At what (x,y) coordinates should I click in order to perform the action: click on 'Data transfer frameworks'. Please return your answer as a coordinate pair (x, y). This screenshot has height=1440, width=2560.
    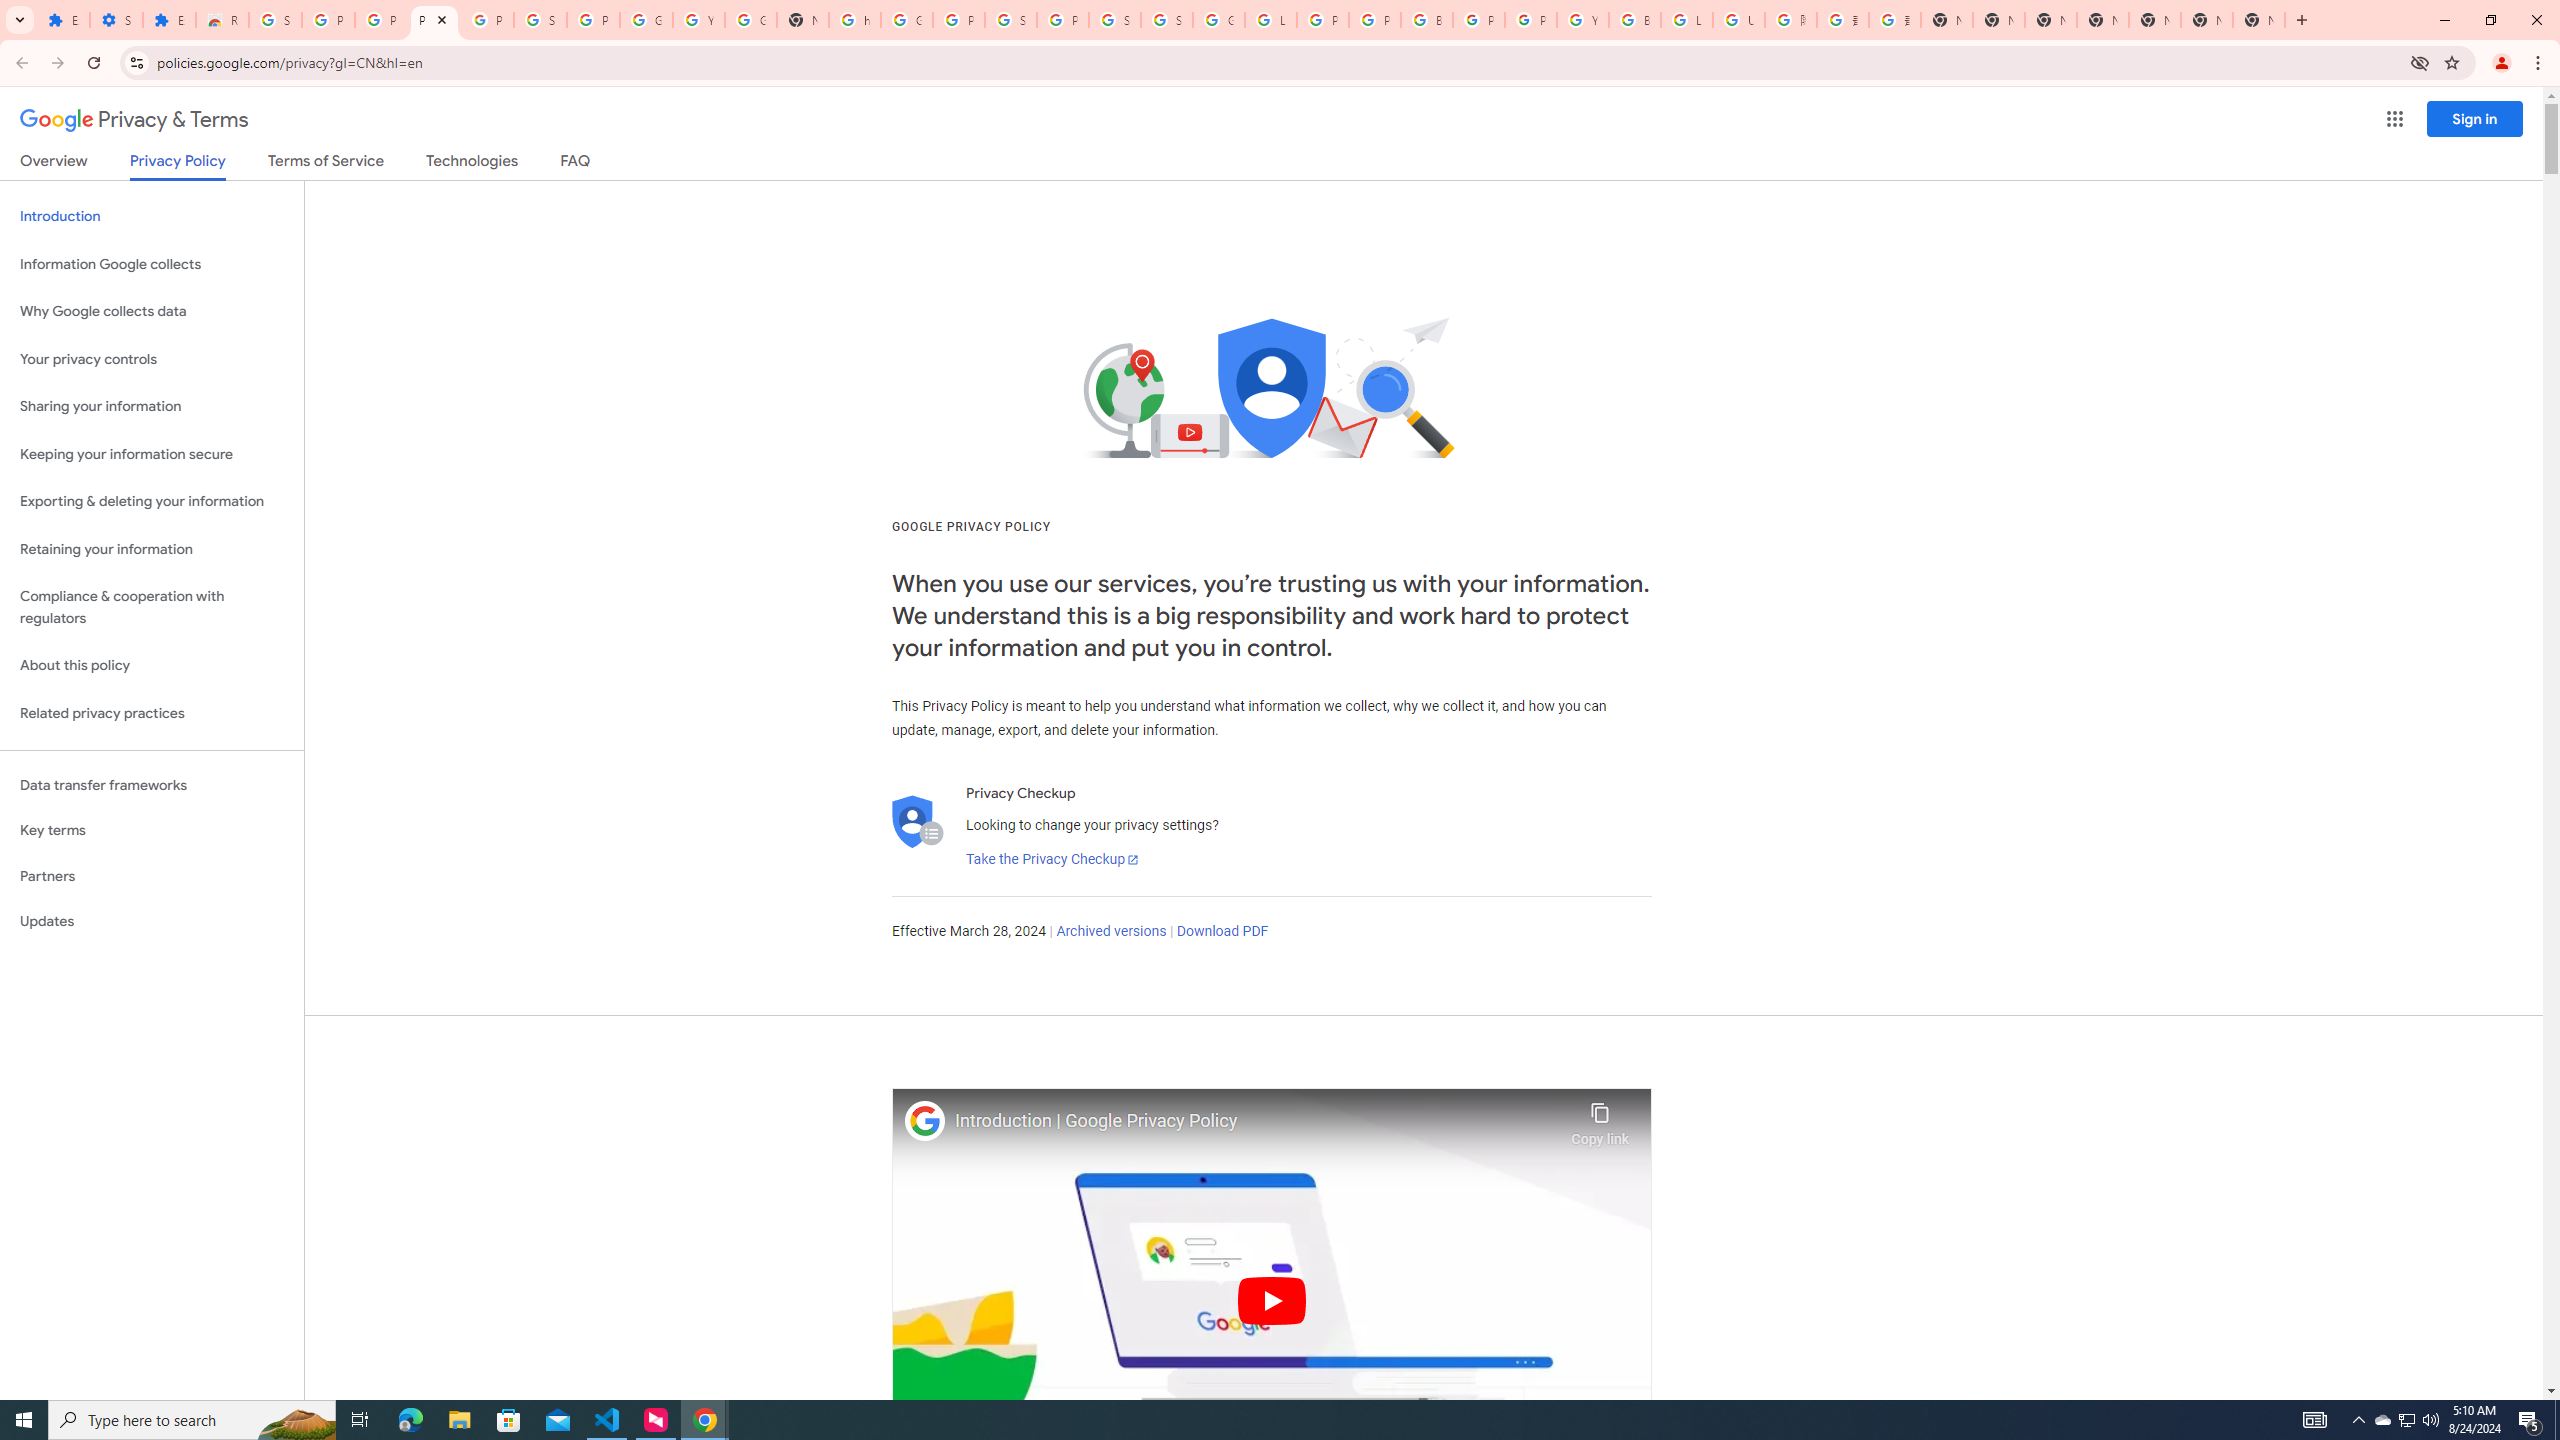
    Looking at the image, I should click on (151, 785).